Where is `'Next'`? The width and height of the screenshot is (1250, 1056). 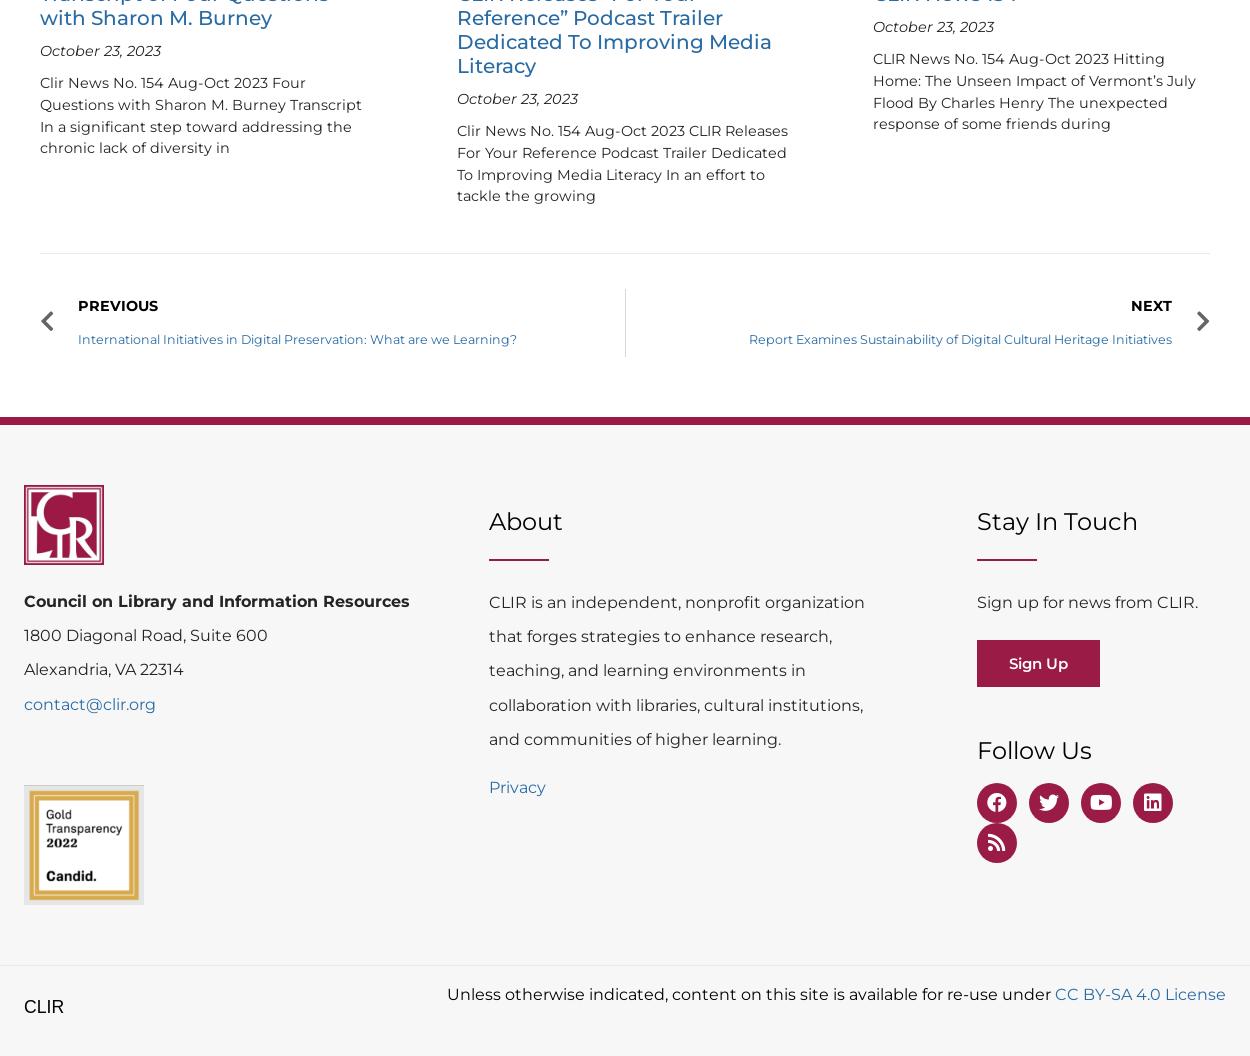
'Next' is located at coordinates (1151, 304).